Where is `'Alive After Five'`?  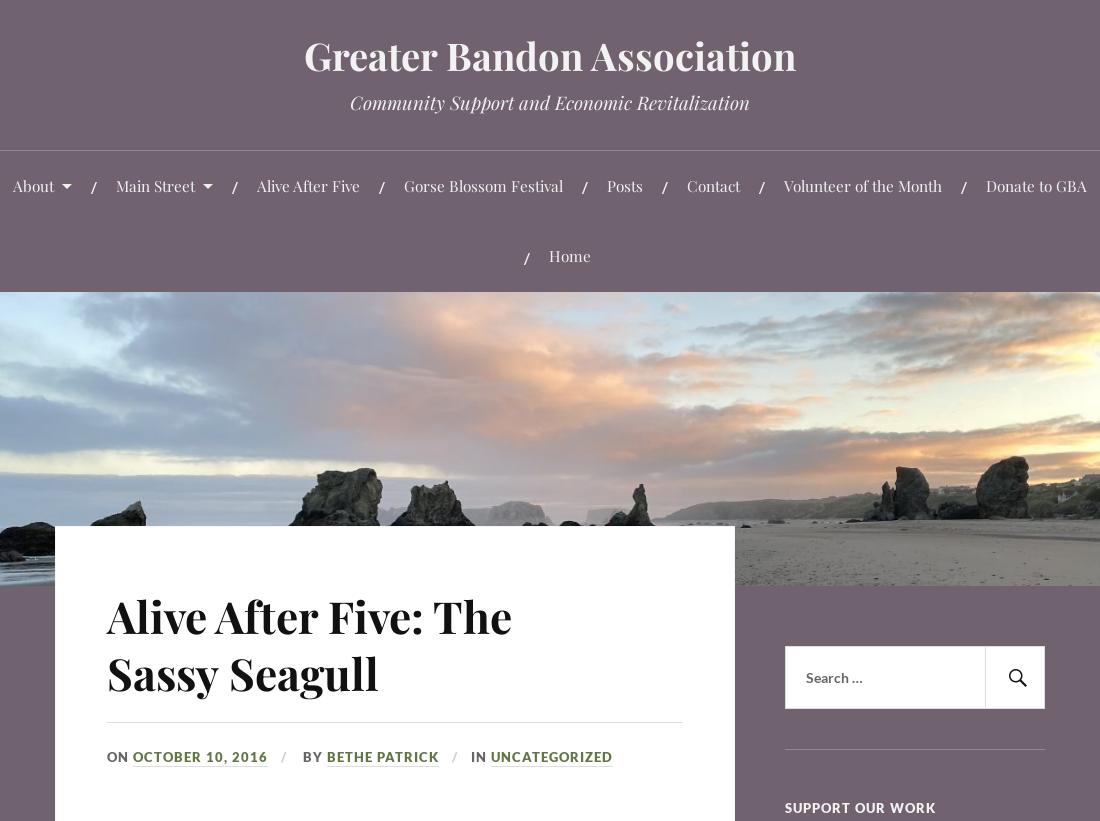
'Alive After Five' is located at coordinates (307, 183).